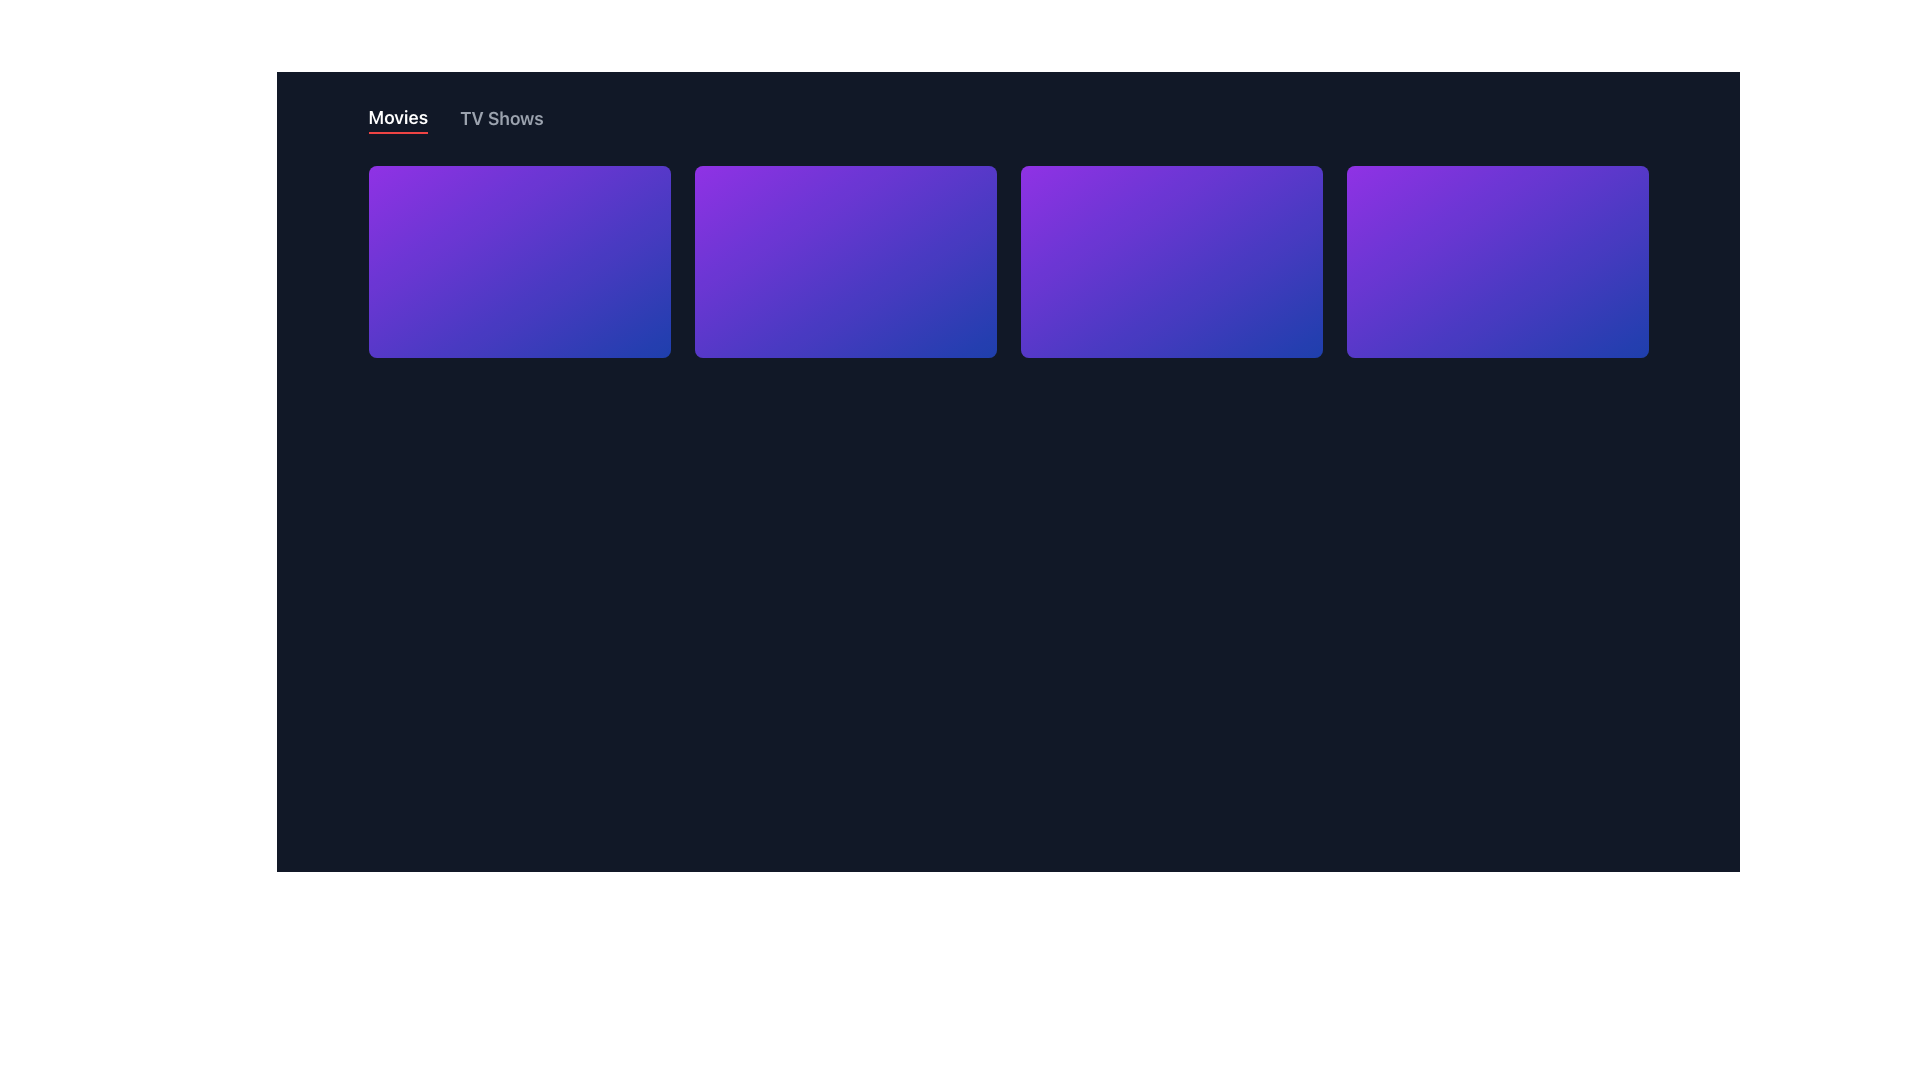 This screenshot has height=1080, width=1920. I want to click on the informational section with interactive buttons for a movie, located in the upper row, third column of the grid layout, so click(1171, 293).